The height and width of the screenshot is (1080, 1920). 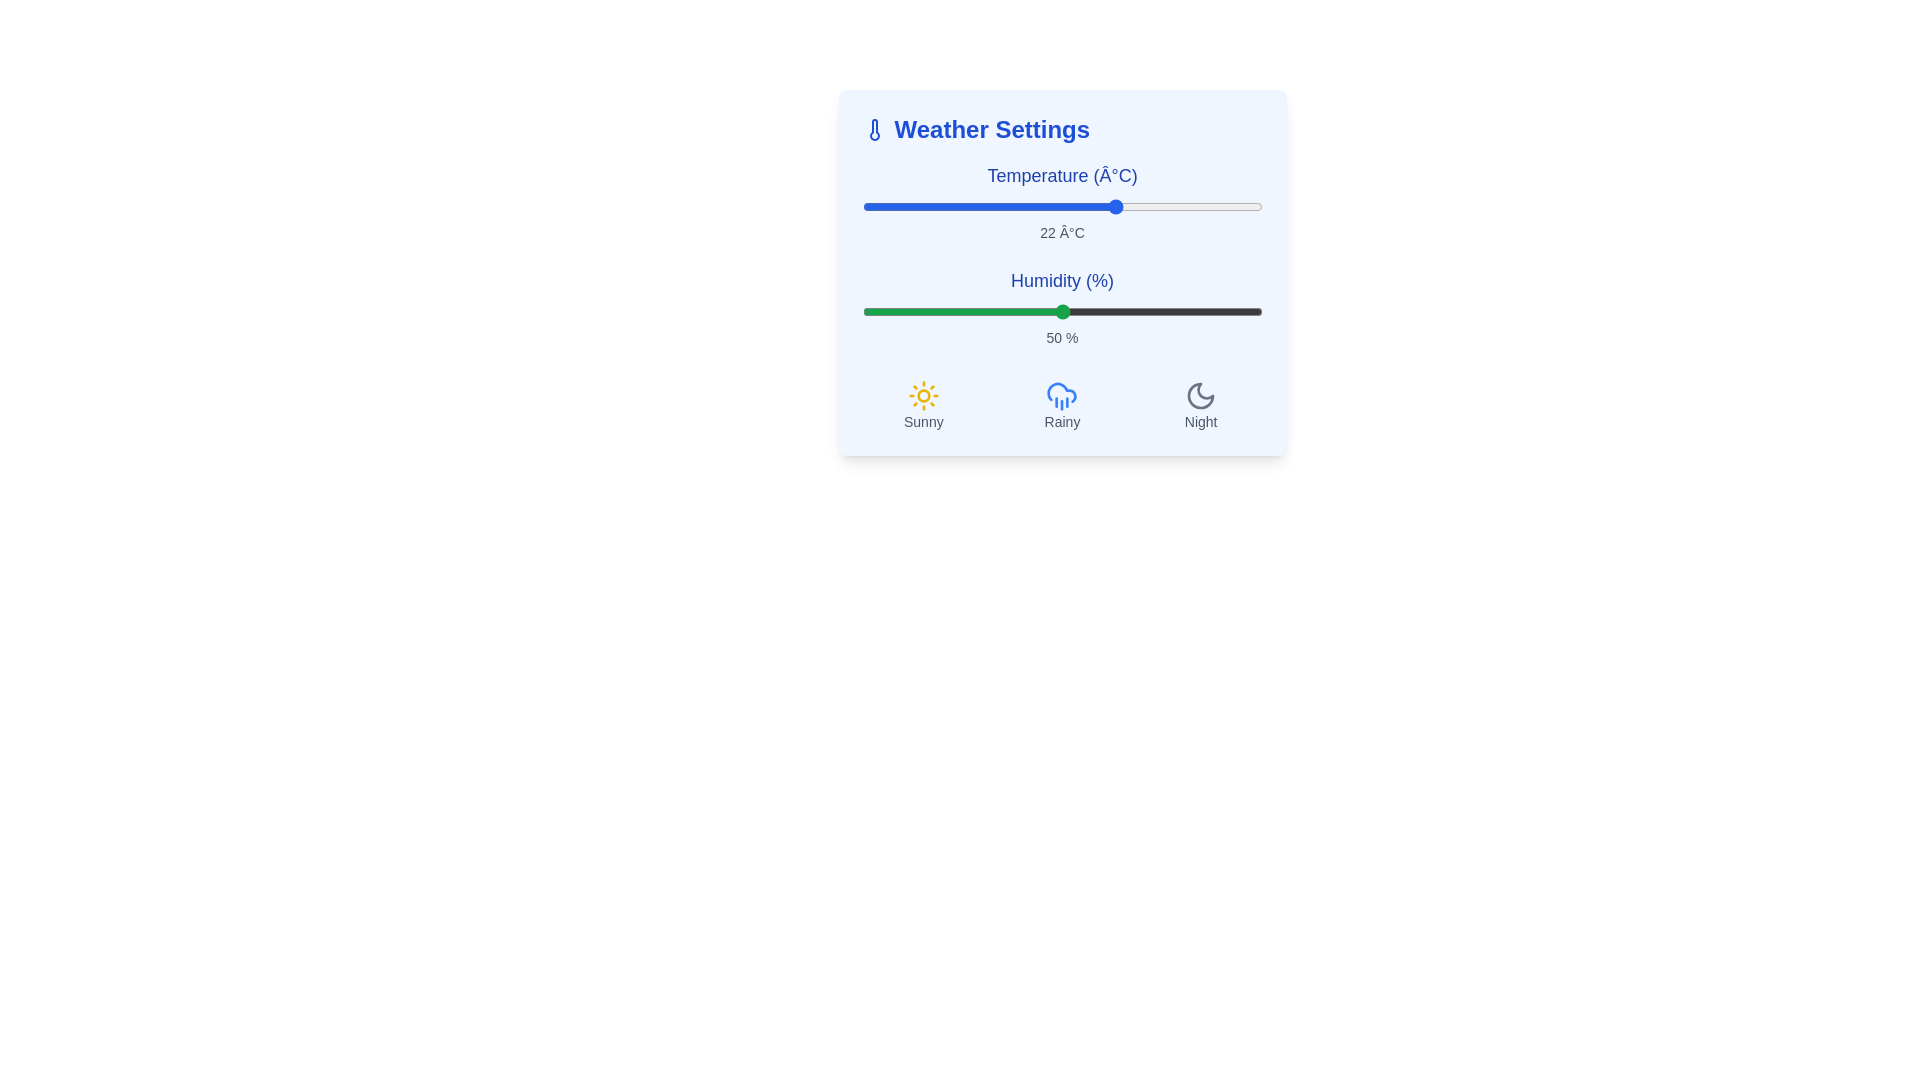 I want to click on the humidity, so click(x=1249, y=312).